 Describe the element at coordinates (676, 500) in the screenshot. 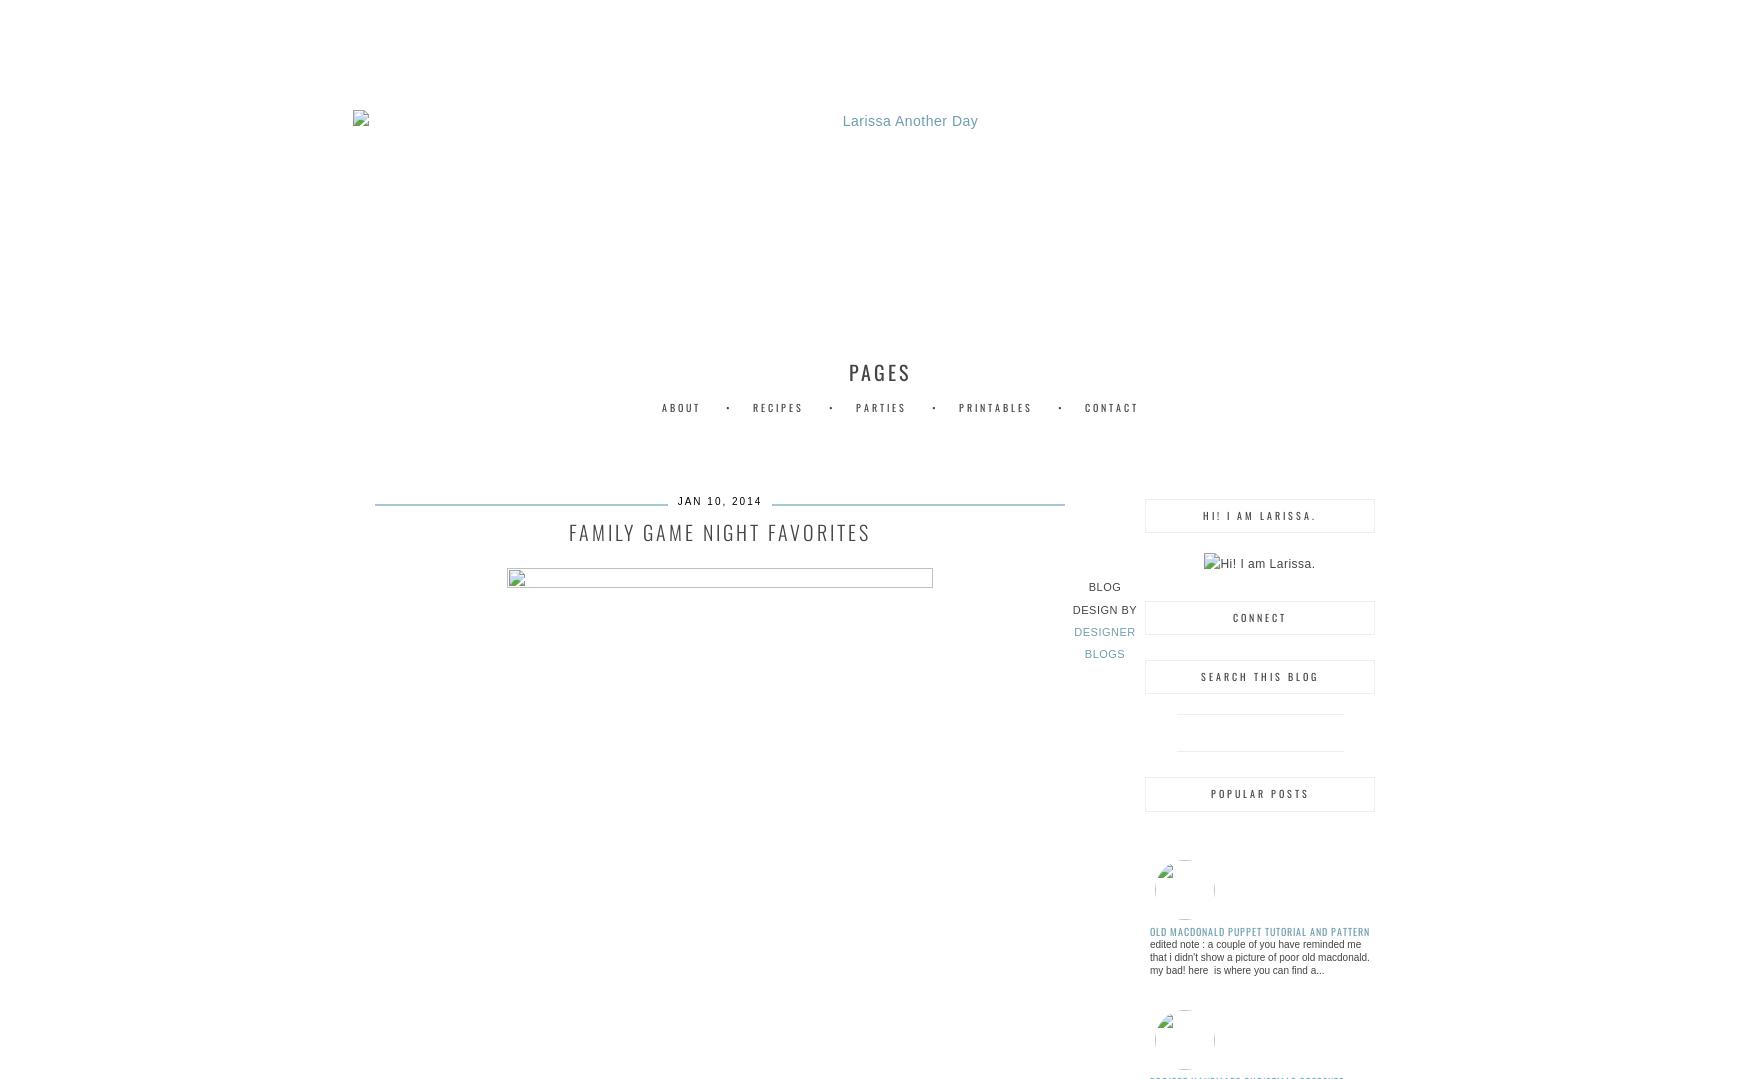

I see `'Jan 10, 2014'` at that location.